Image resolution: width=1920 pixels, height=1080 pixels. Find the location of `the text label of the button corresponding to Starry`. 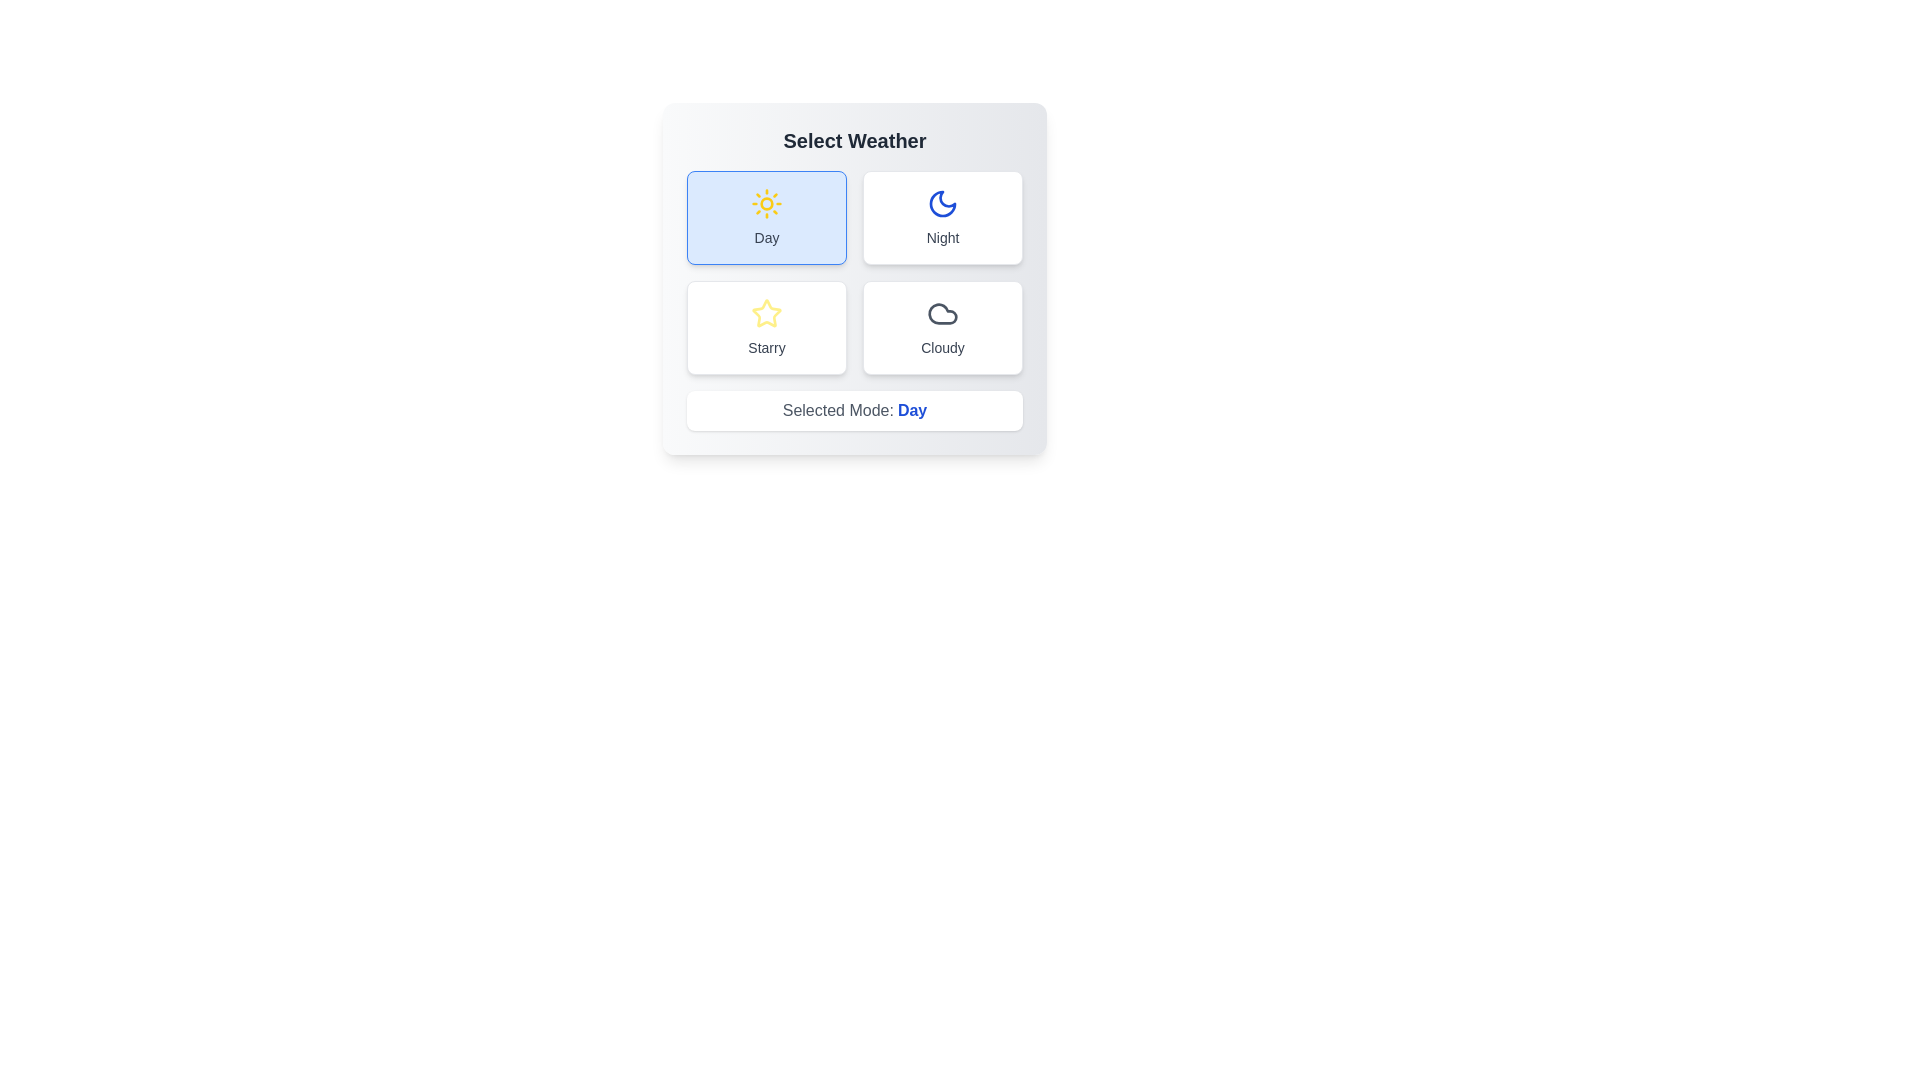

the text label of the button corresponding to Starry is located at coordinates (766, 346).